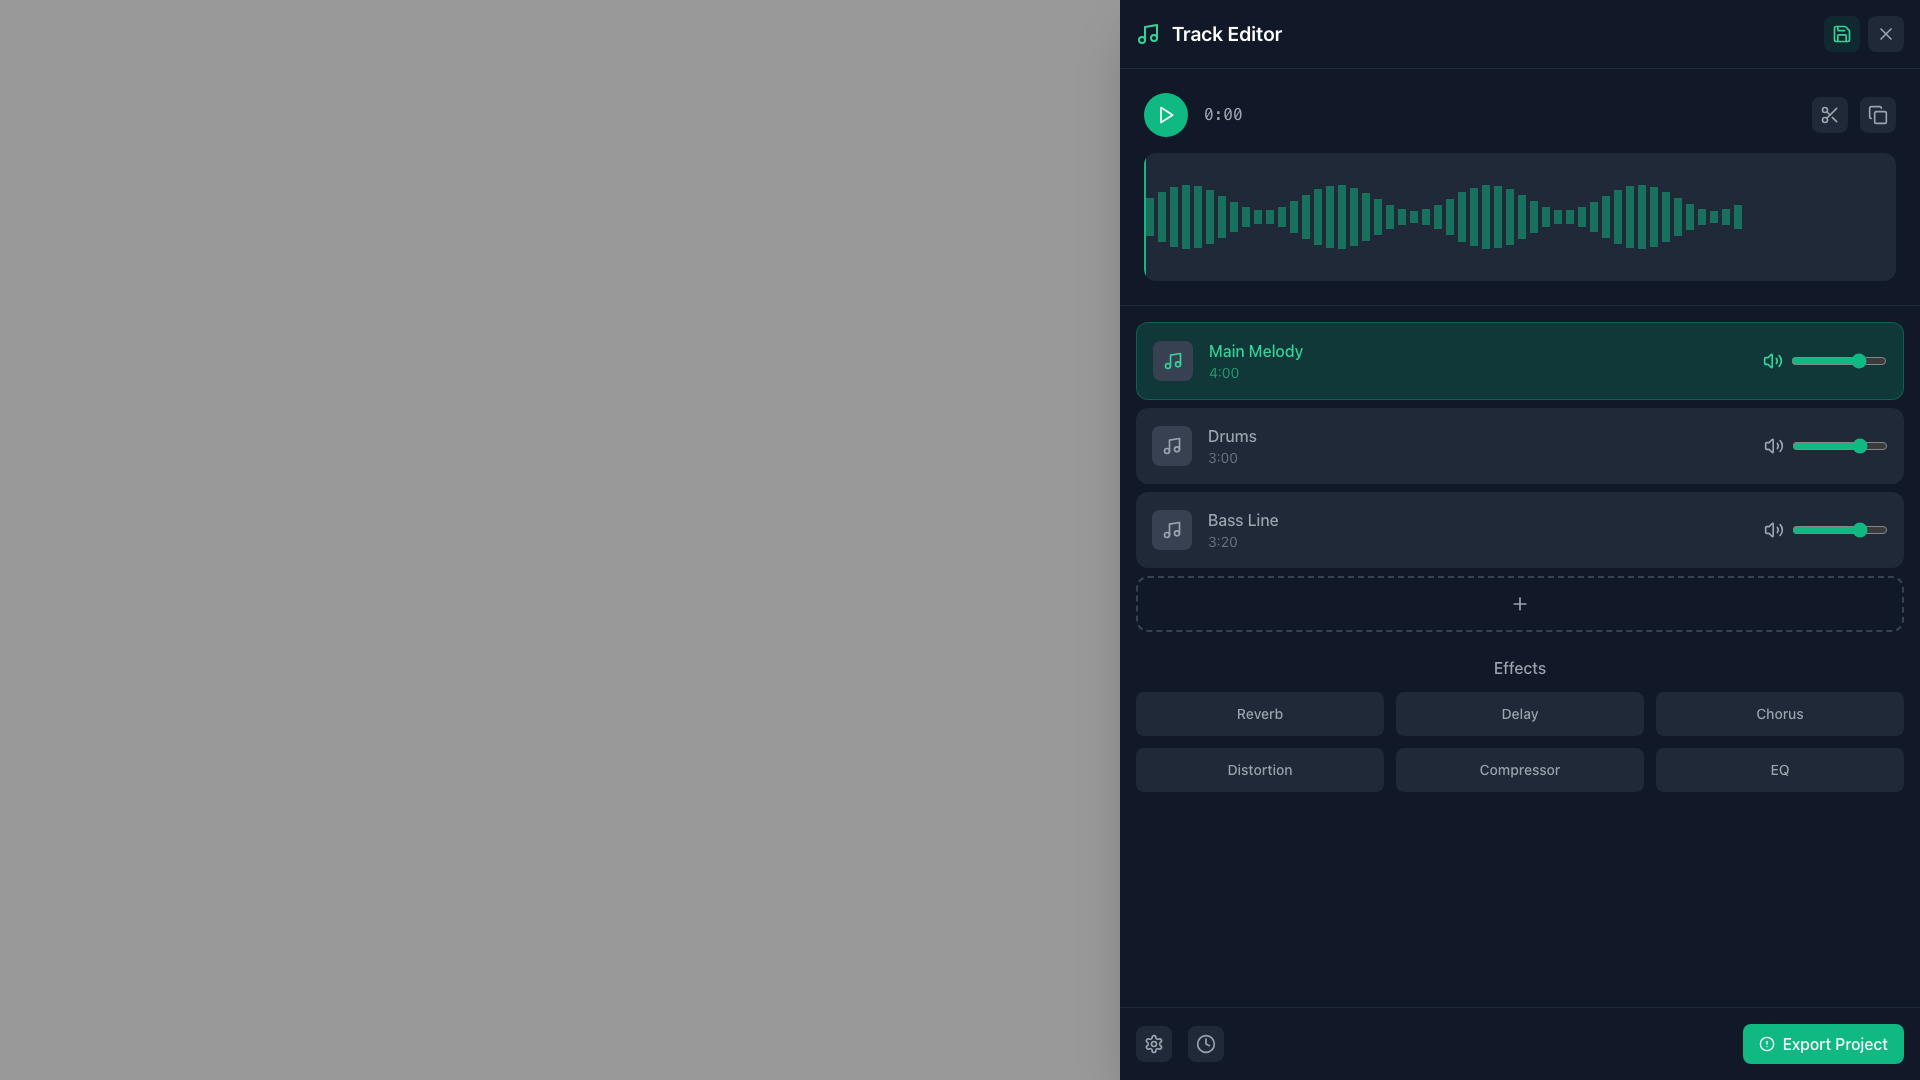 This screenshot has height=1080, width=1920. I want to click on the volume slider, so click(1876, 445).